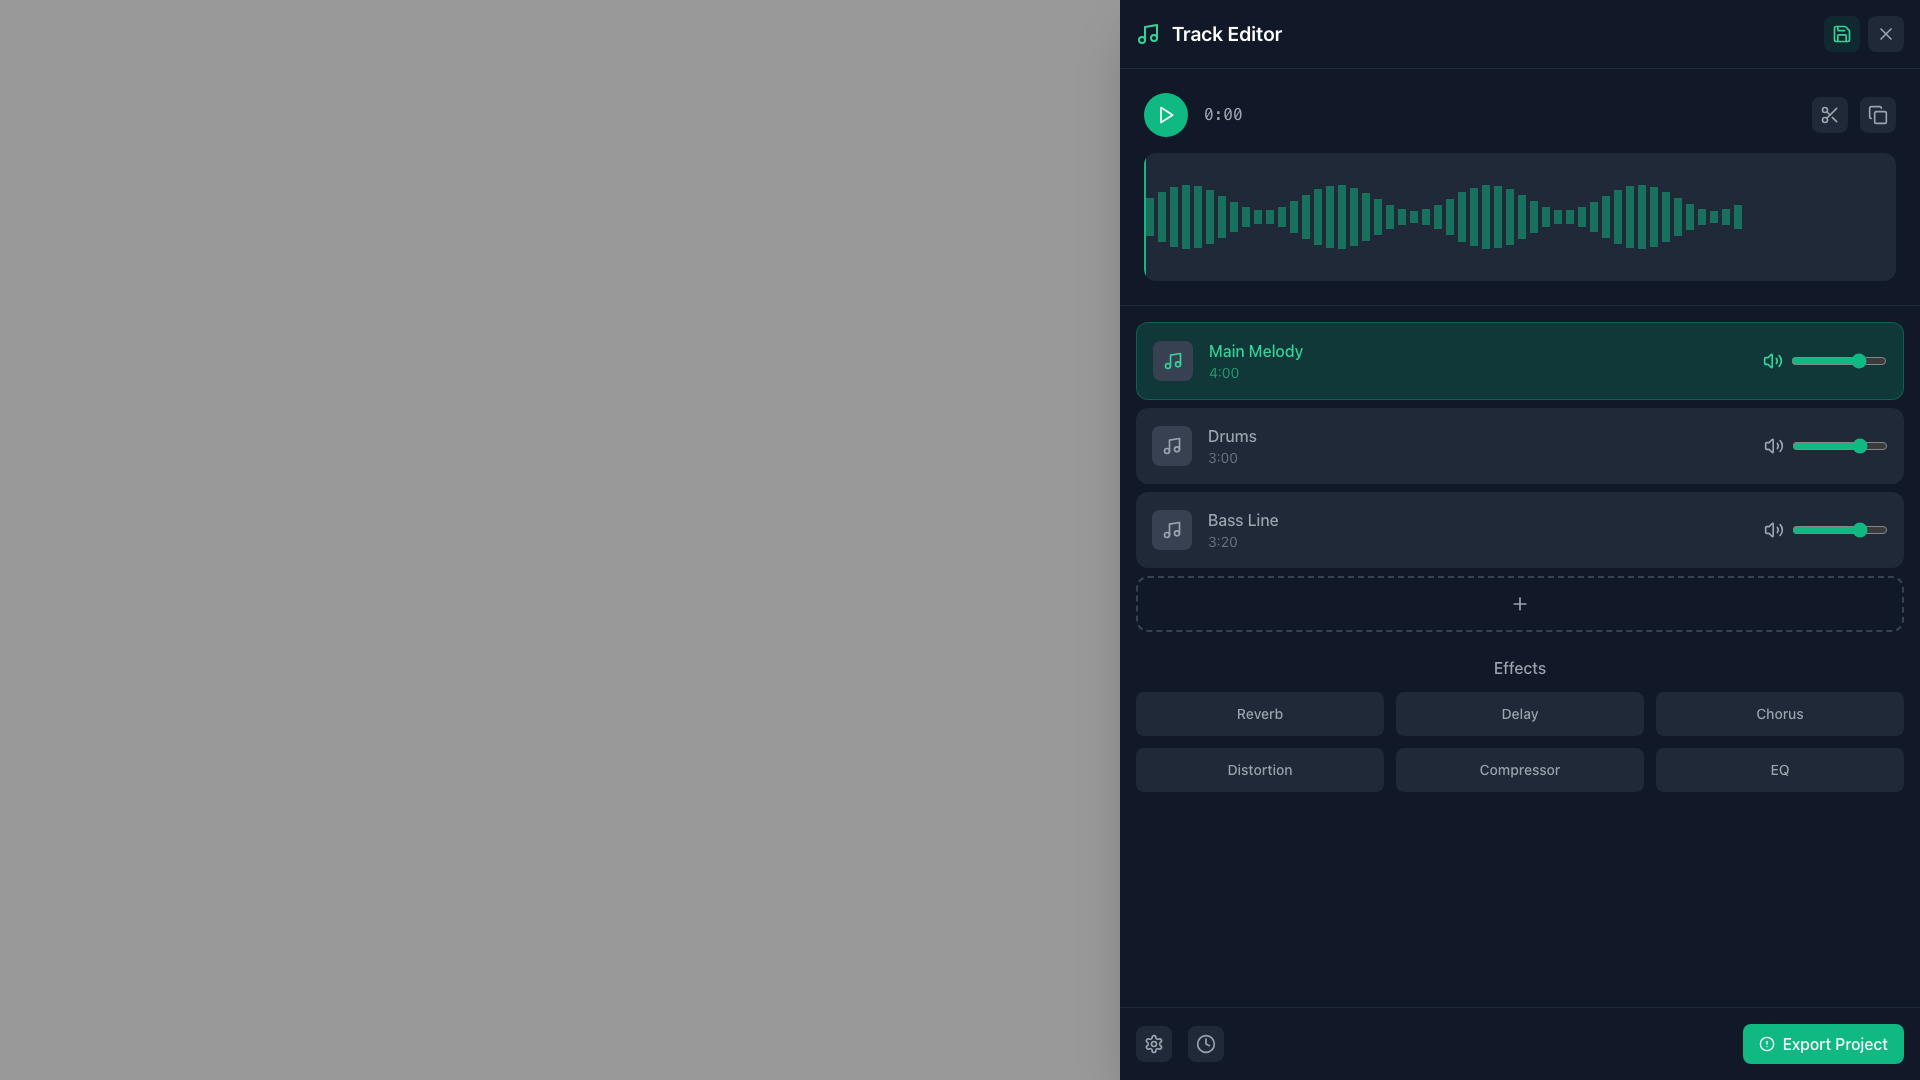 This screenshot has height=1080, width=1920. I want to click on the volume slider, so click(1876, 445).